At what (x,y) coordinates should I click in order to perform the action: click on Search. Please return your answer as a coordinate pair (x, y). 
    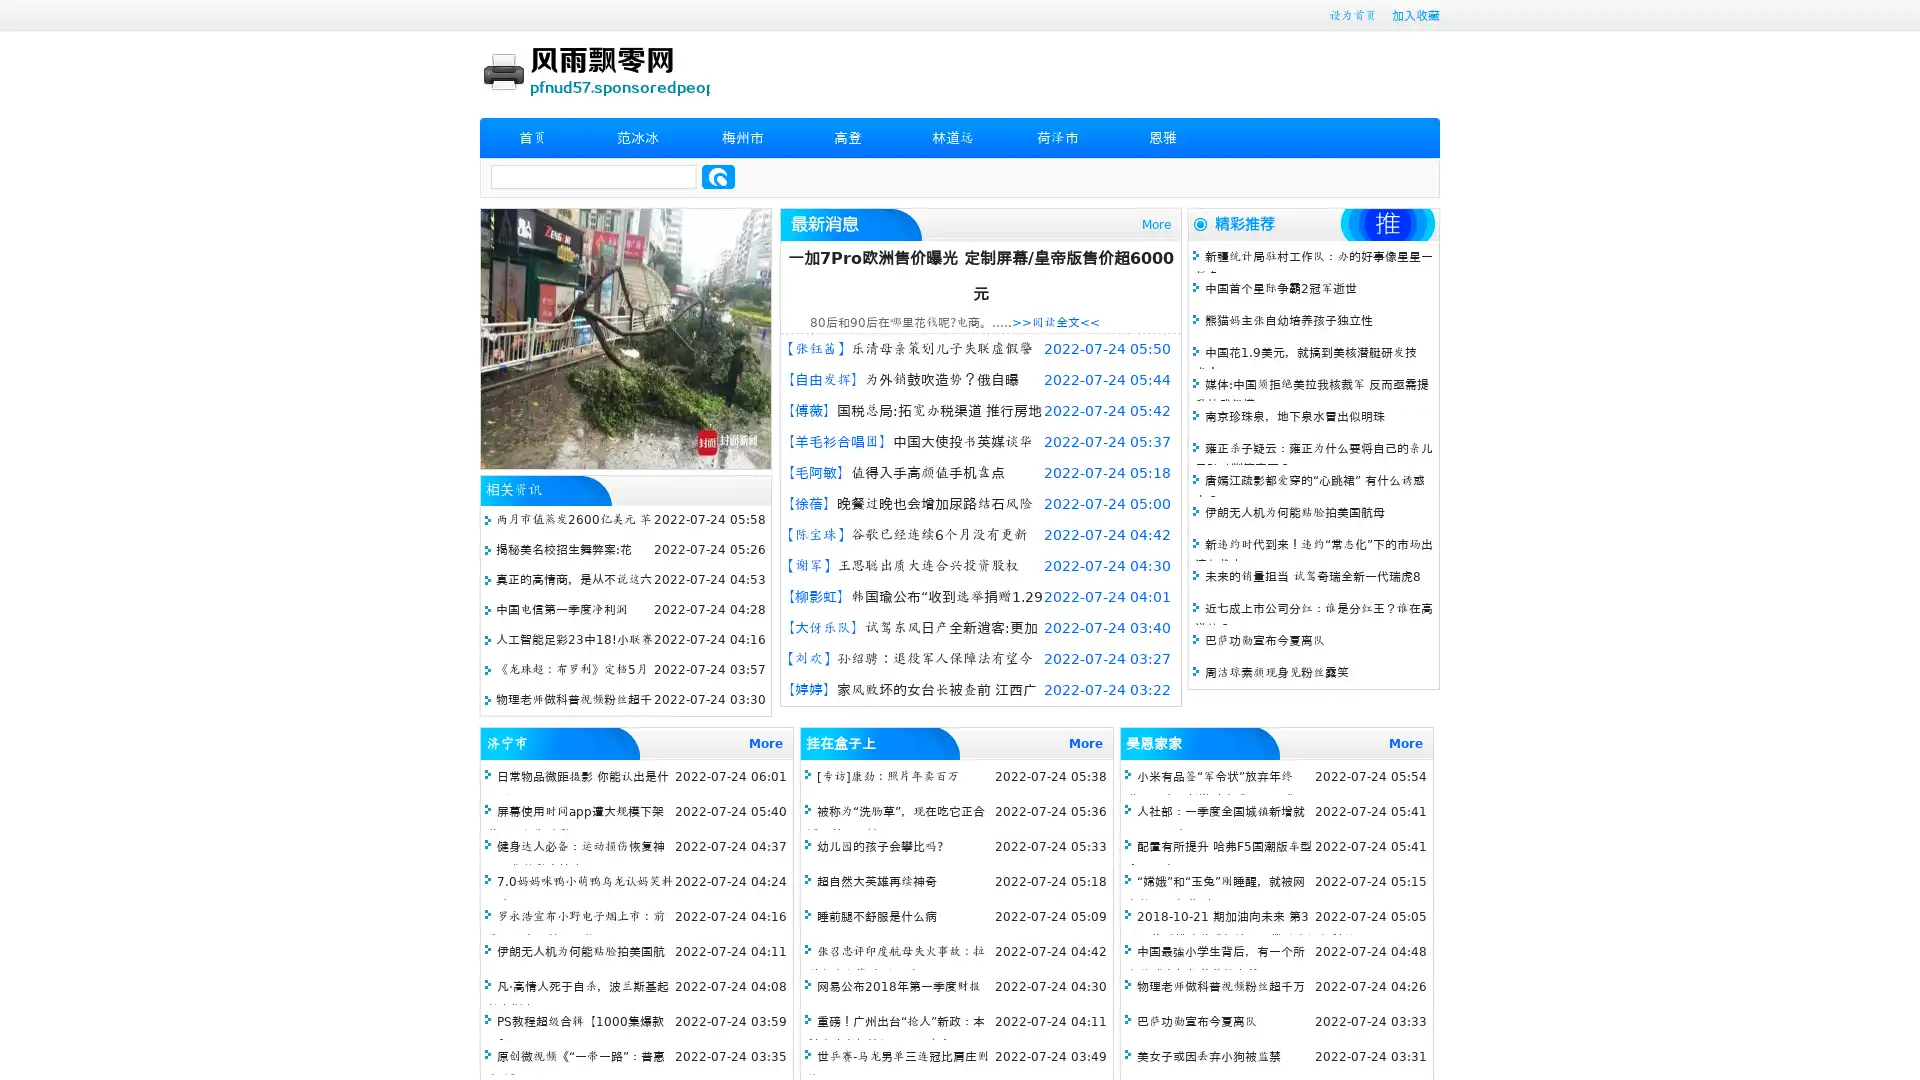
    Looking at the image, I should click on (718, 176).